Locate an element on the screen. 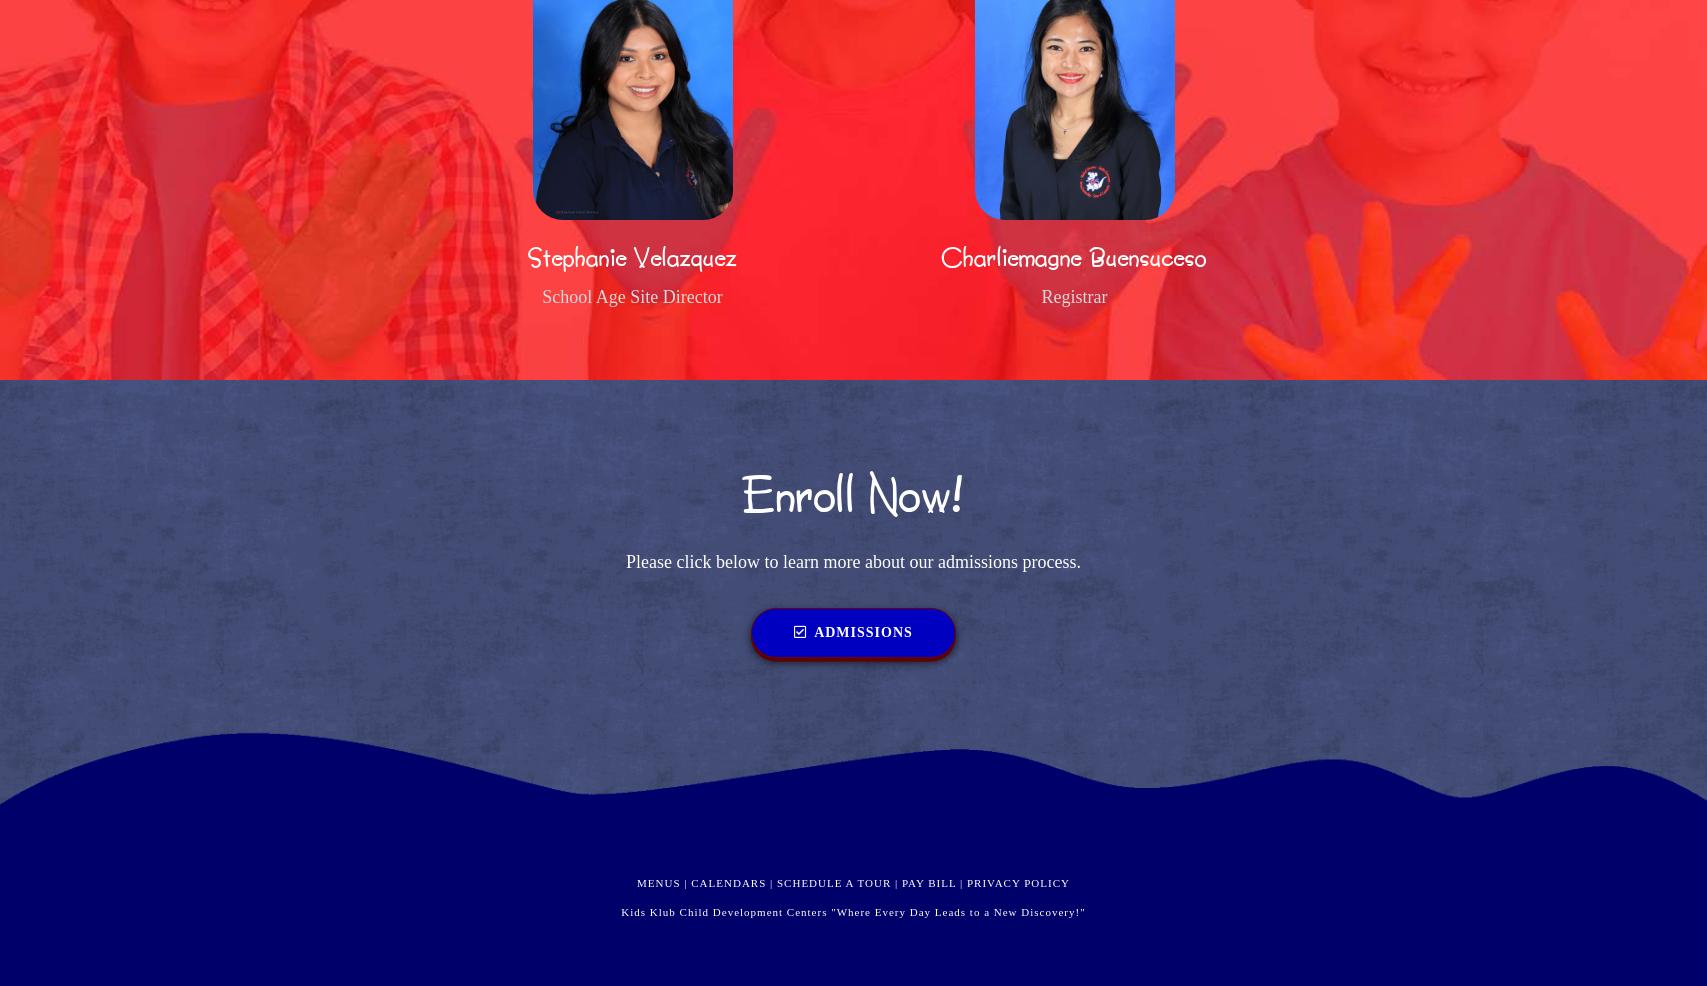  'Registrar' is located at coordinates (1073, 296).